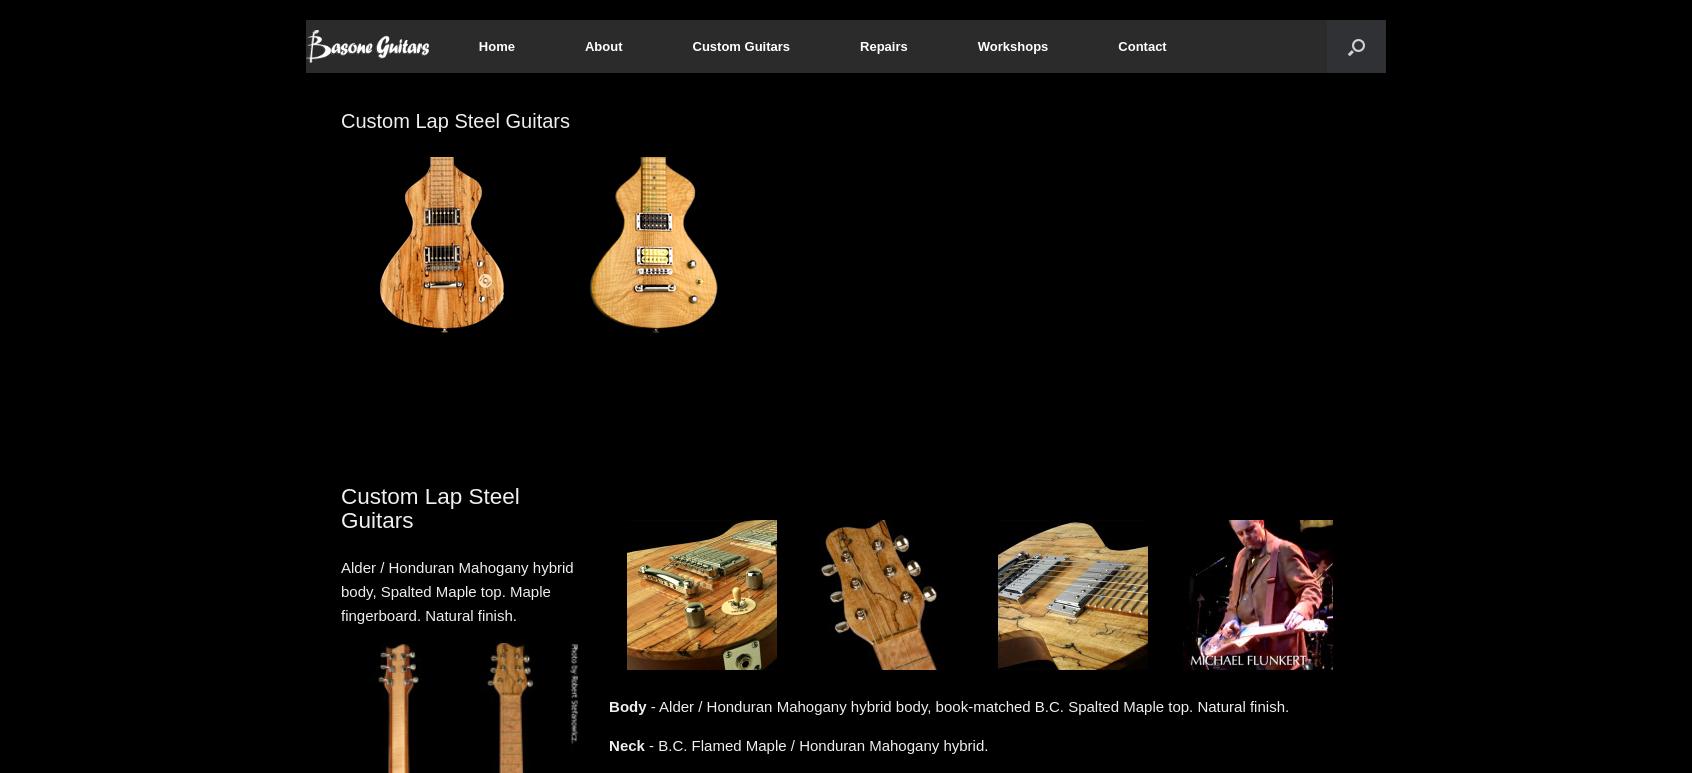 Image resolution: width=1692 pixels, height=773 pixels. Describe the element at coordinates (625, 744) in the screenshot. I see `'Neck'` at that location.